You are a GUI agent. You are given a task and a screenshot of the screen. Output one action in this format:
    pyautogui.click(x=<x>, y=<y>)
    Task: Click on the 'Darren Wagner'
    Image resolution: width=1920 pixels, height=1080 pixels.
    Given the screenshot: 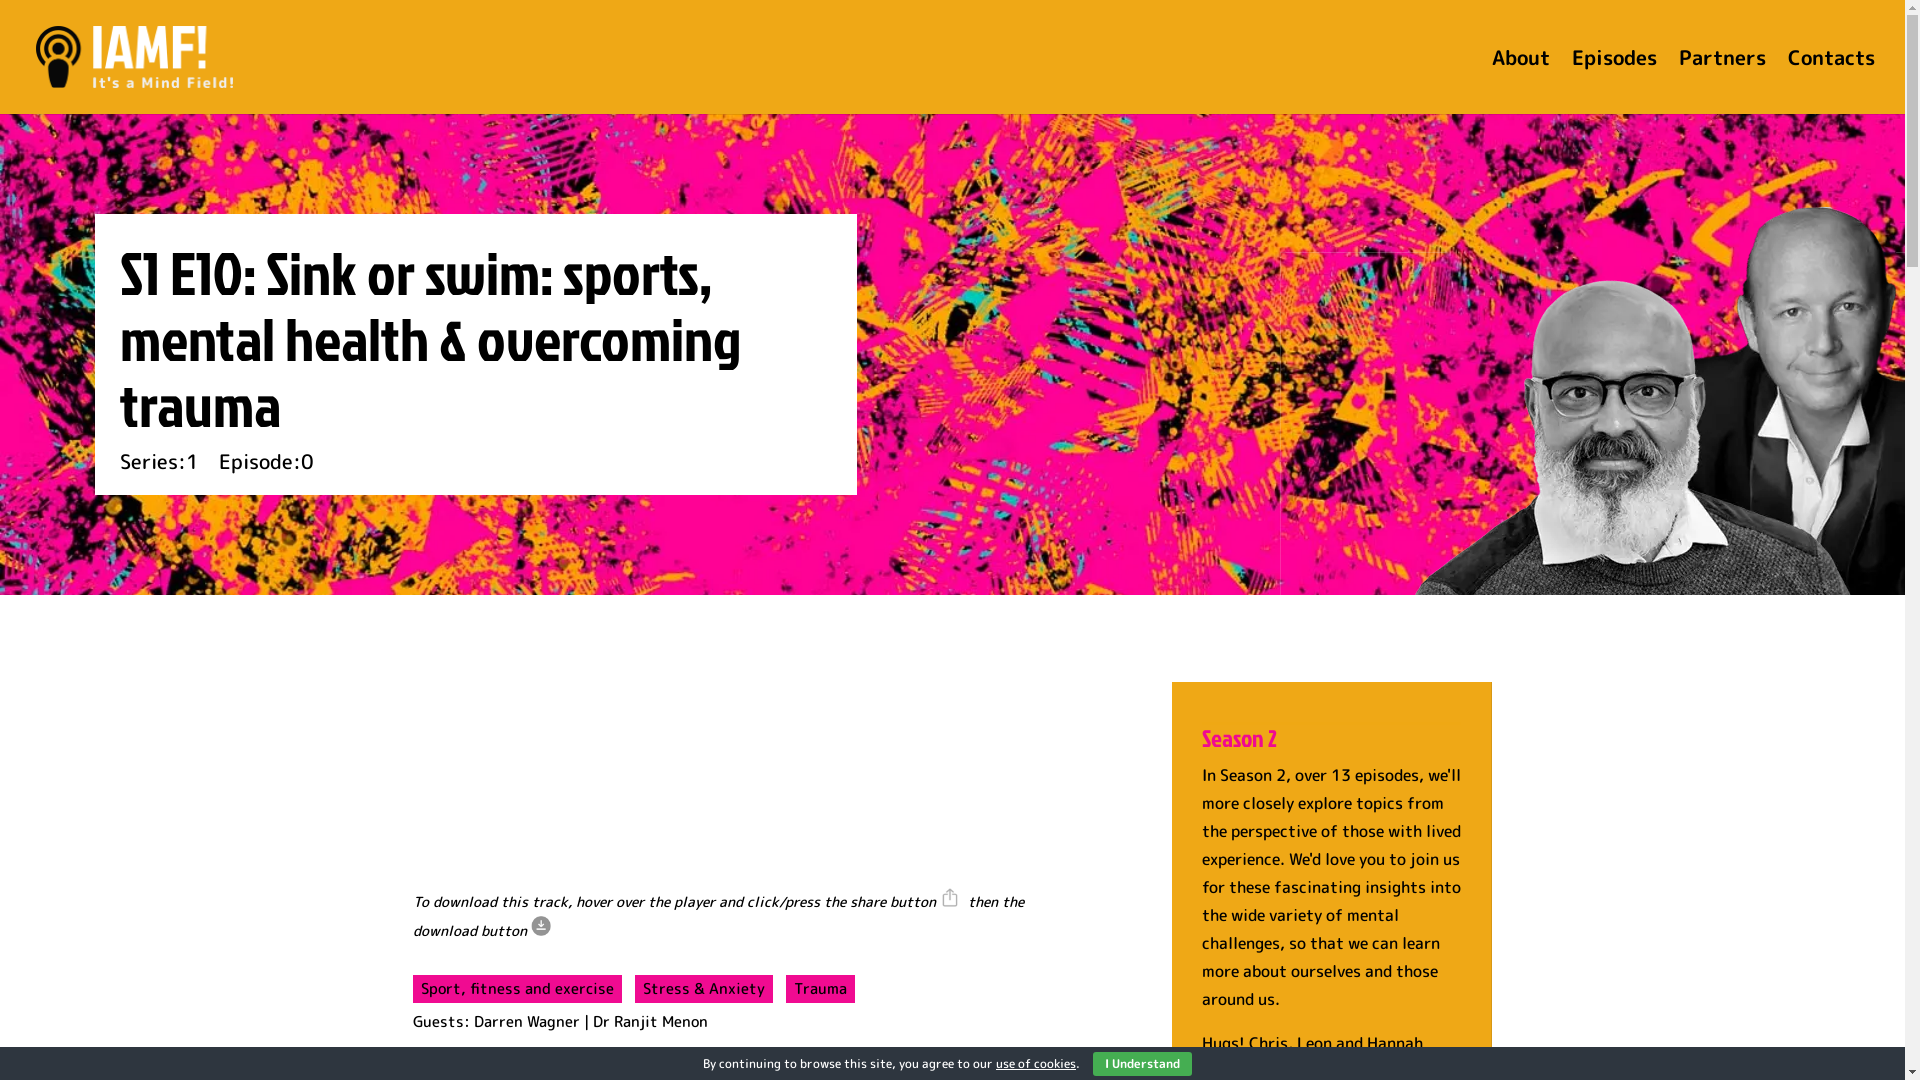 What is the action you would take?
    pyautogui.click(x=473, y=1021)
    